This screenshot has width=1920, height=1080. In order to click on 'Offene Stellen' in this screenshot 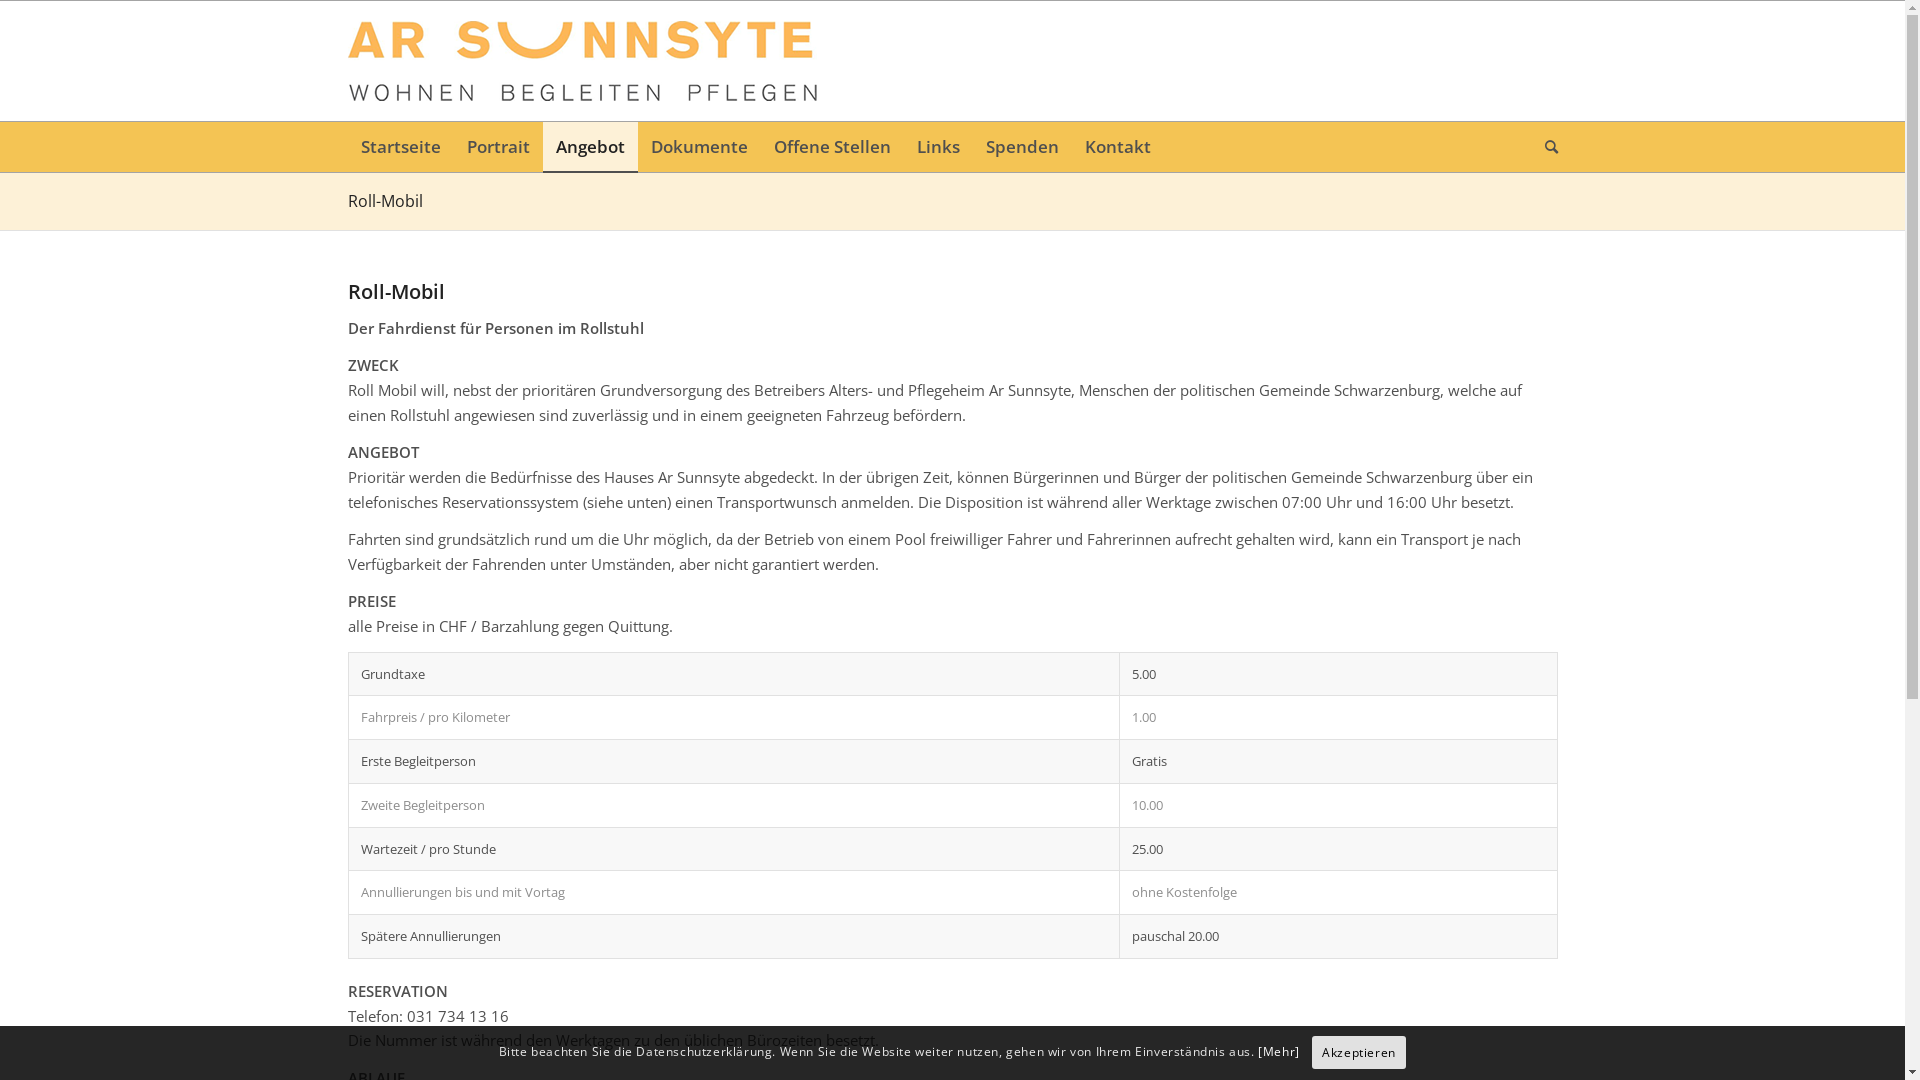, I will do `click(758, 145)`.